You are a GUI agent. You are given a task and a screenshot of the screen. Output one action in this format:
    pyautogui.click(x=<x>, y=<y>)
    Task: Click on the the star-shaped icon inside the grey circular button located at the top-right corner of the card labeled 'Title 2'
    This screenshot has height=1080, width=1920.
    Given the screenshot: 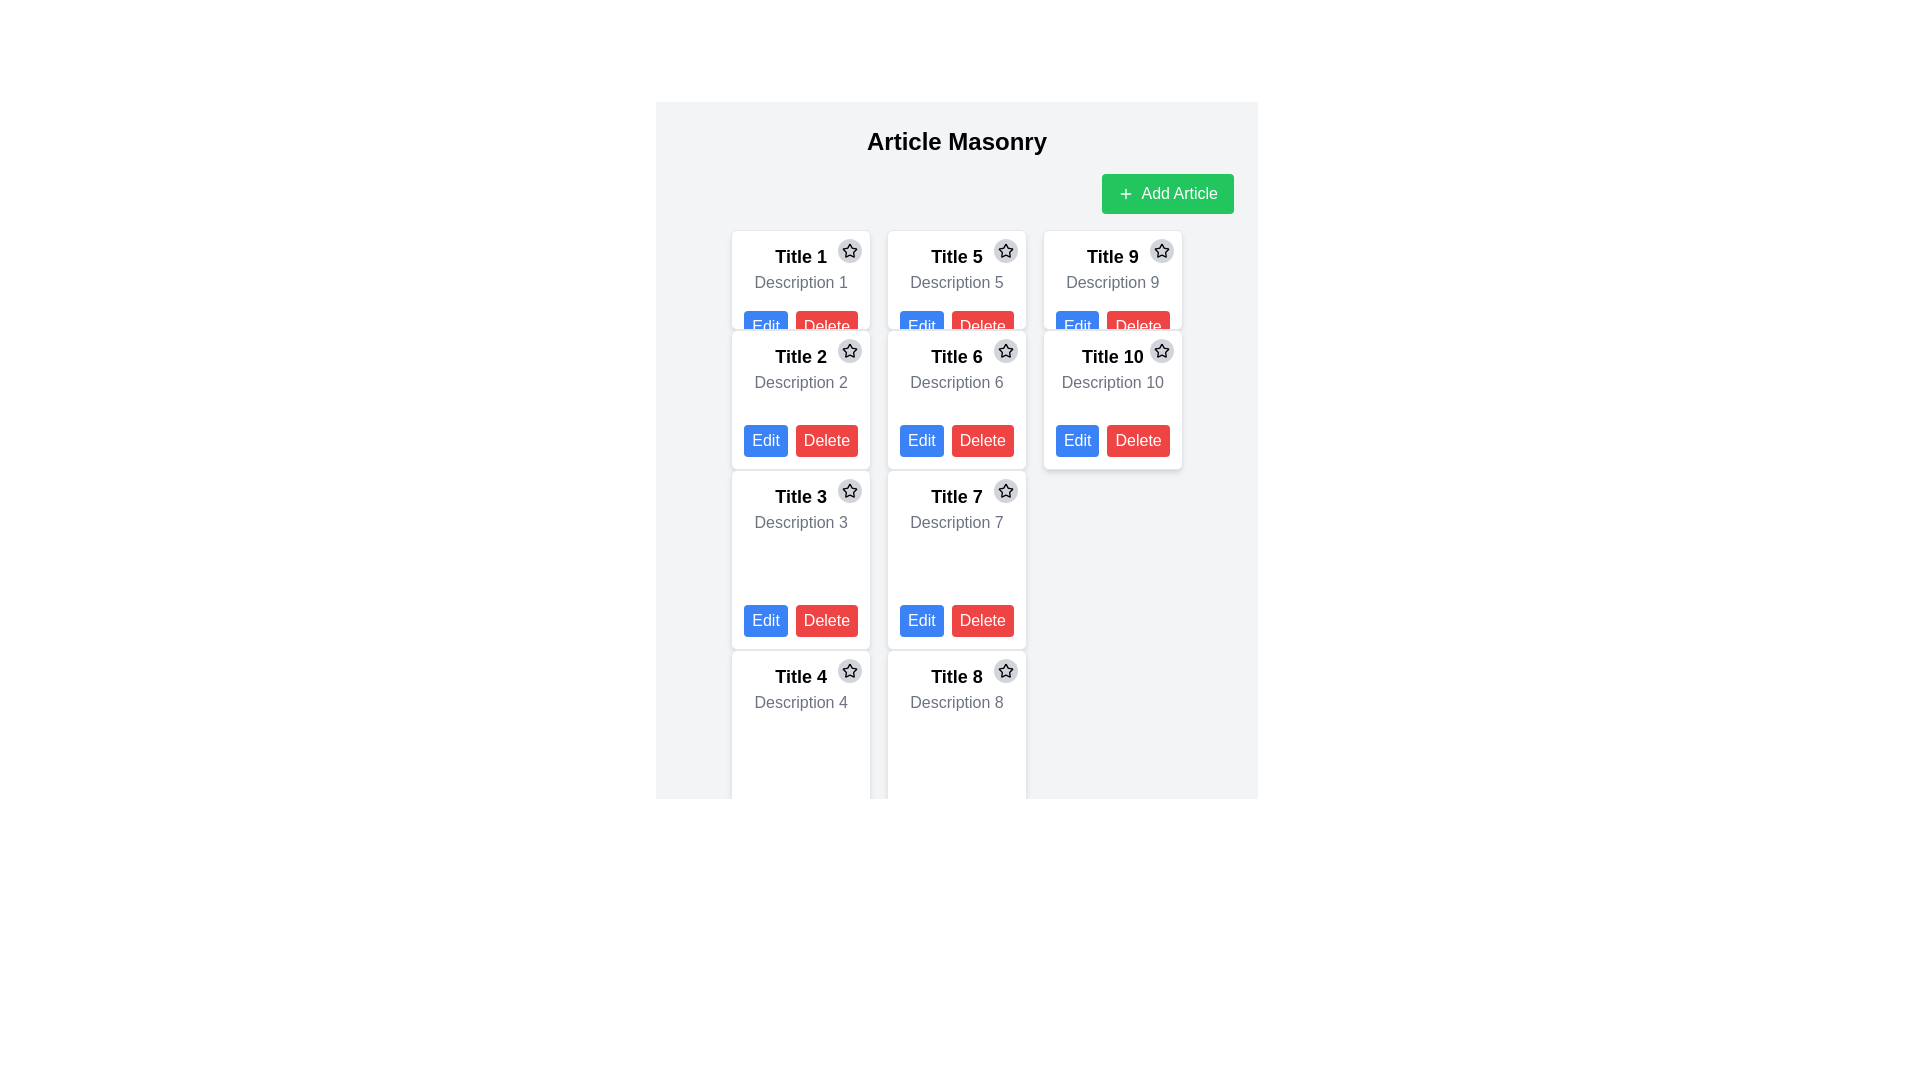 What is the action you would take?
    pyautogui.click(x=849, y=350)
    